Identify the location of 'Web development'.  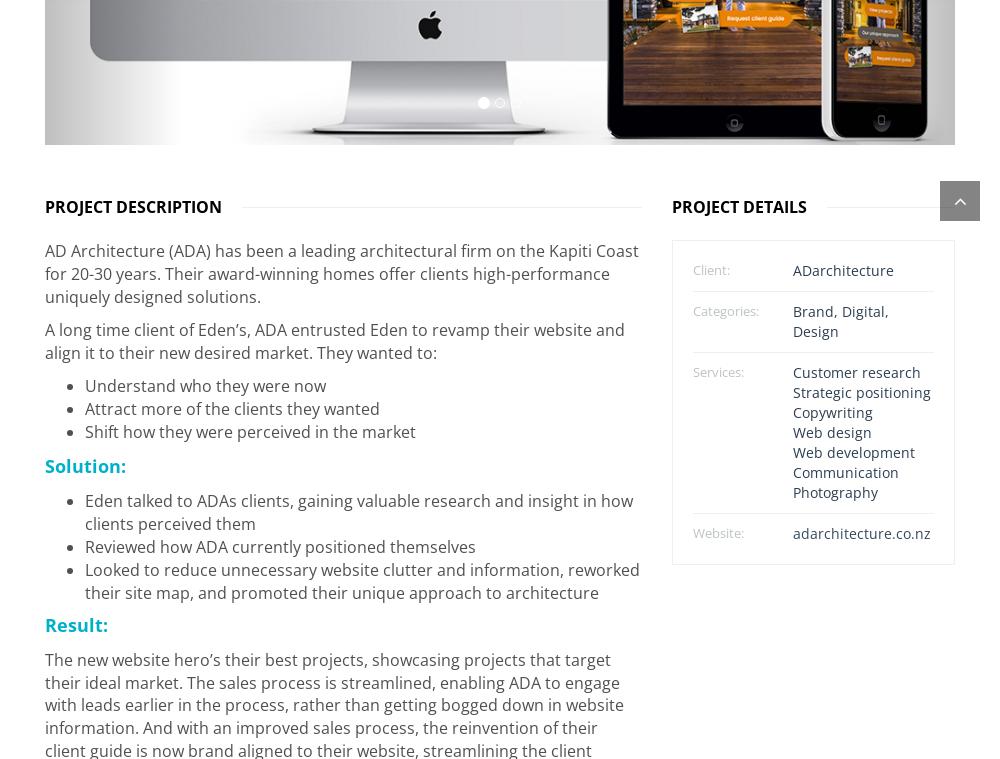
(852, 444).